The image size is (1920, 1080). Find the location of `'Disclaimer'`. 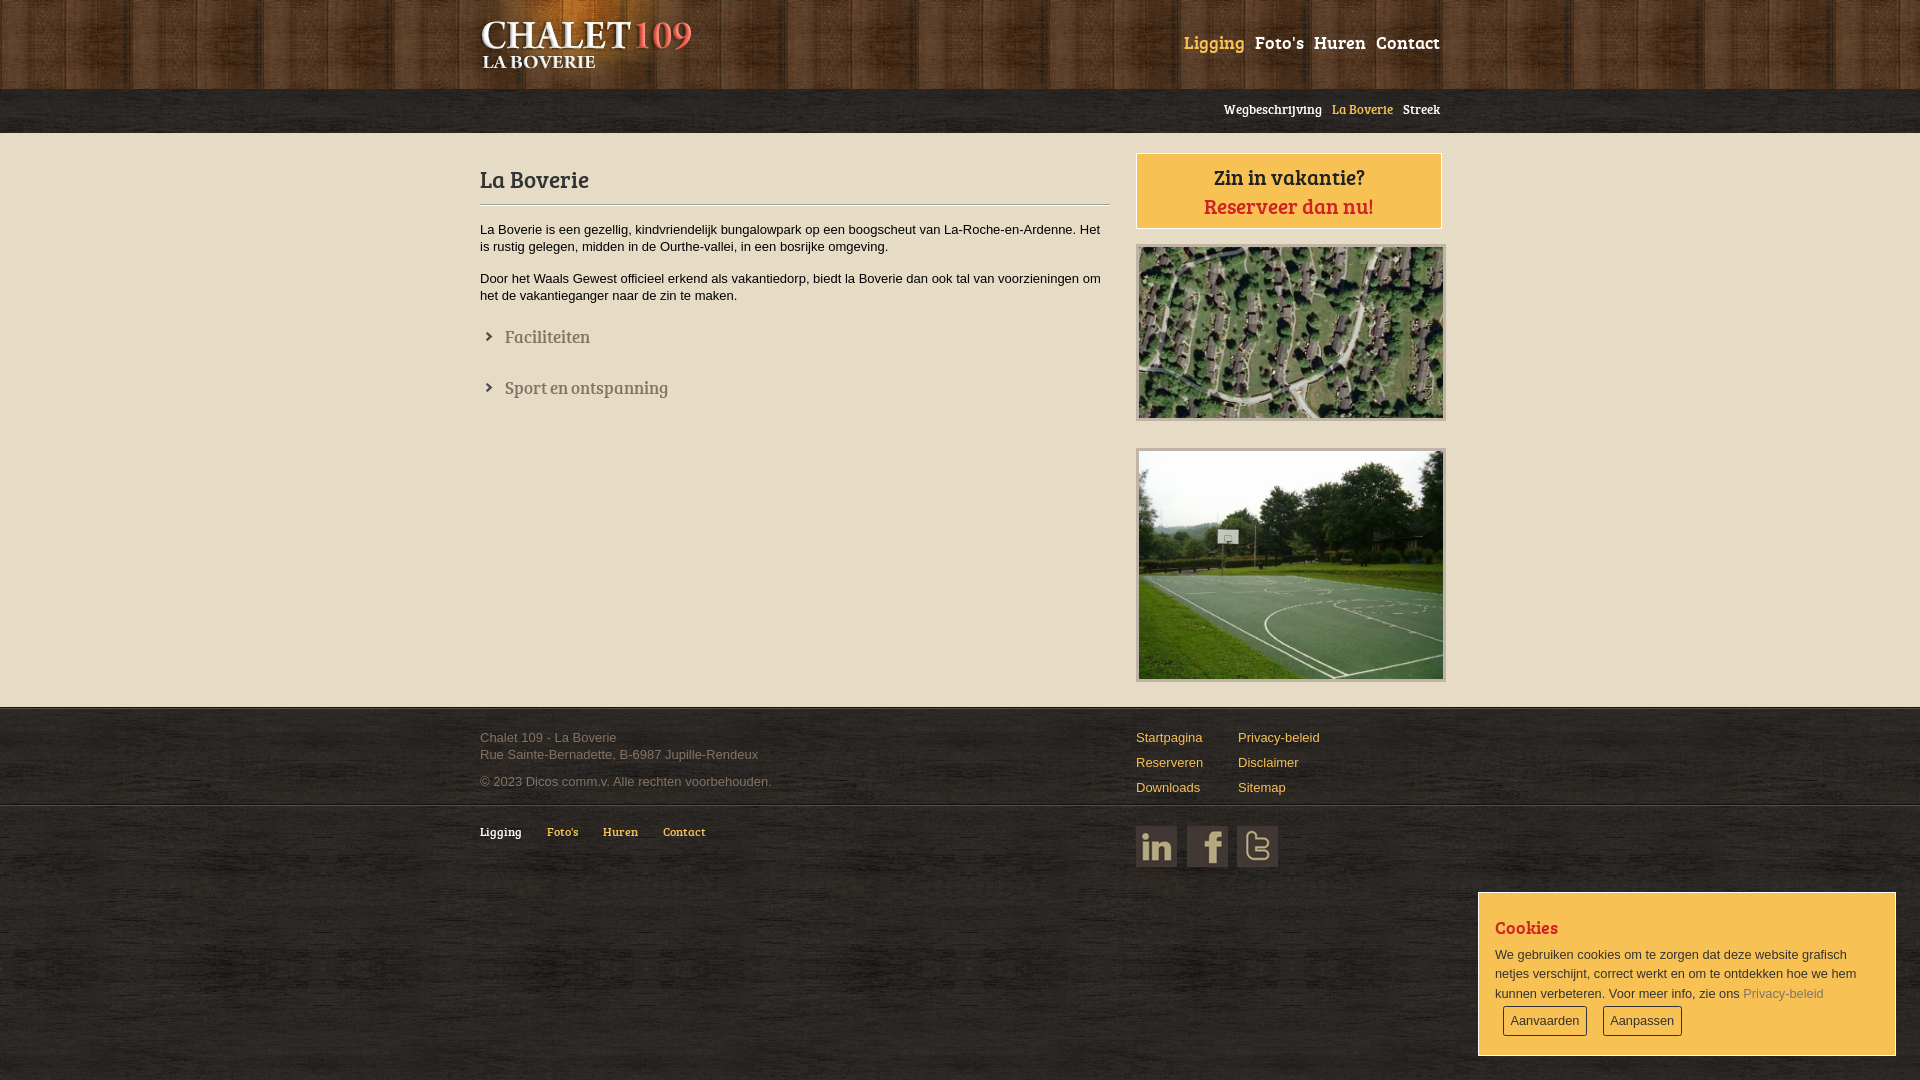

'Disclaimer' is located at coordinates (1267, 762).